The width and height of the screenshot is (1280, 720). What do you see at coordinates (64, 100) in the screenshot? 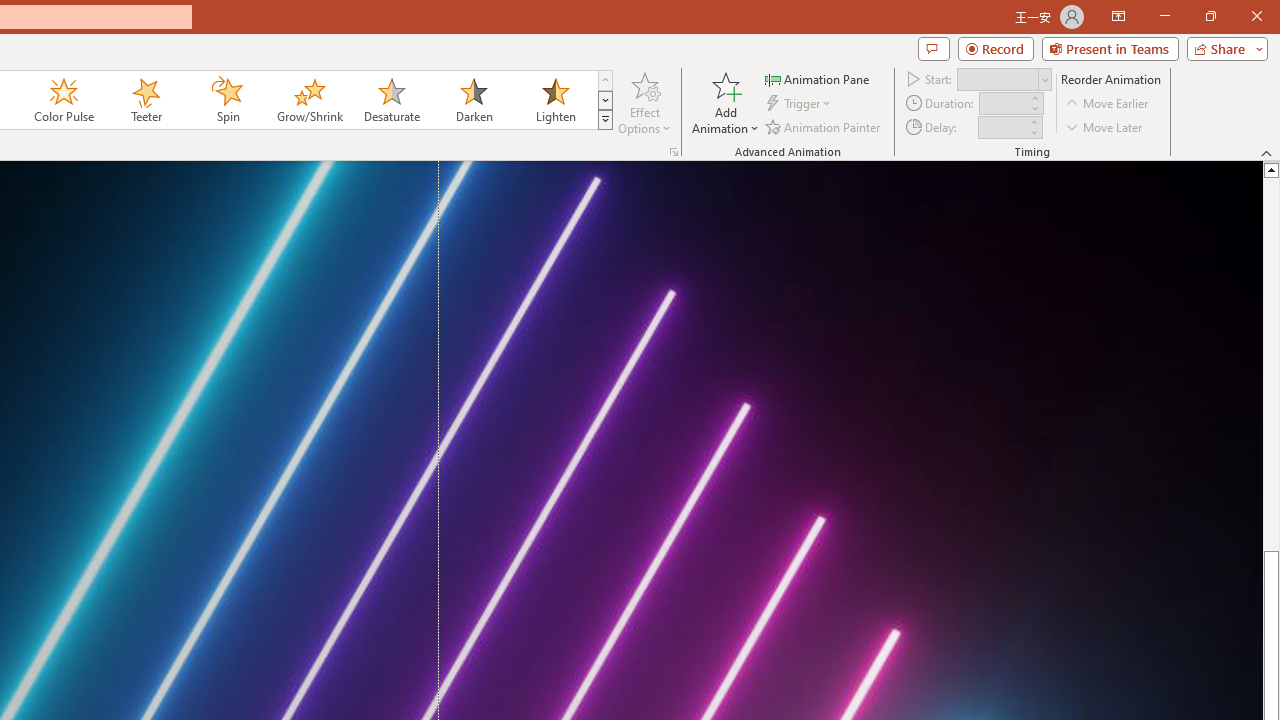
I see `'Color Pulse'` at bounding box center [64, 100].